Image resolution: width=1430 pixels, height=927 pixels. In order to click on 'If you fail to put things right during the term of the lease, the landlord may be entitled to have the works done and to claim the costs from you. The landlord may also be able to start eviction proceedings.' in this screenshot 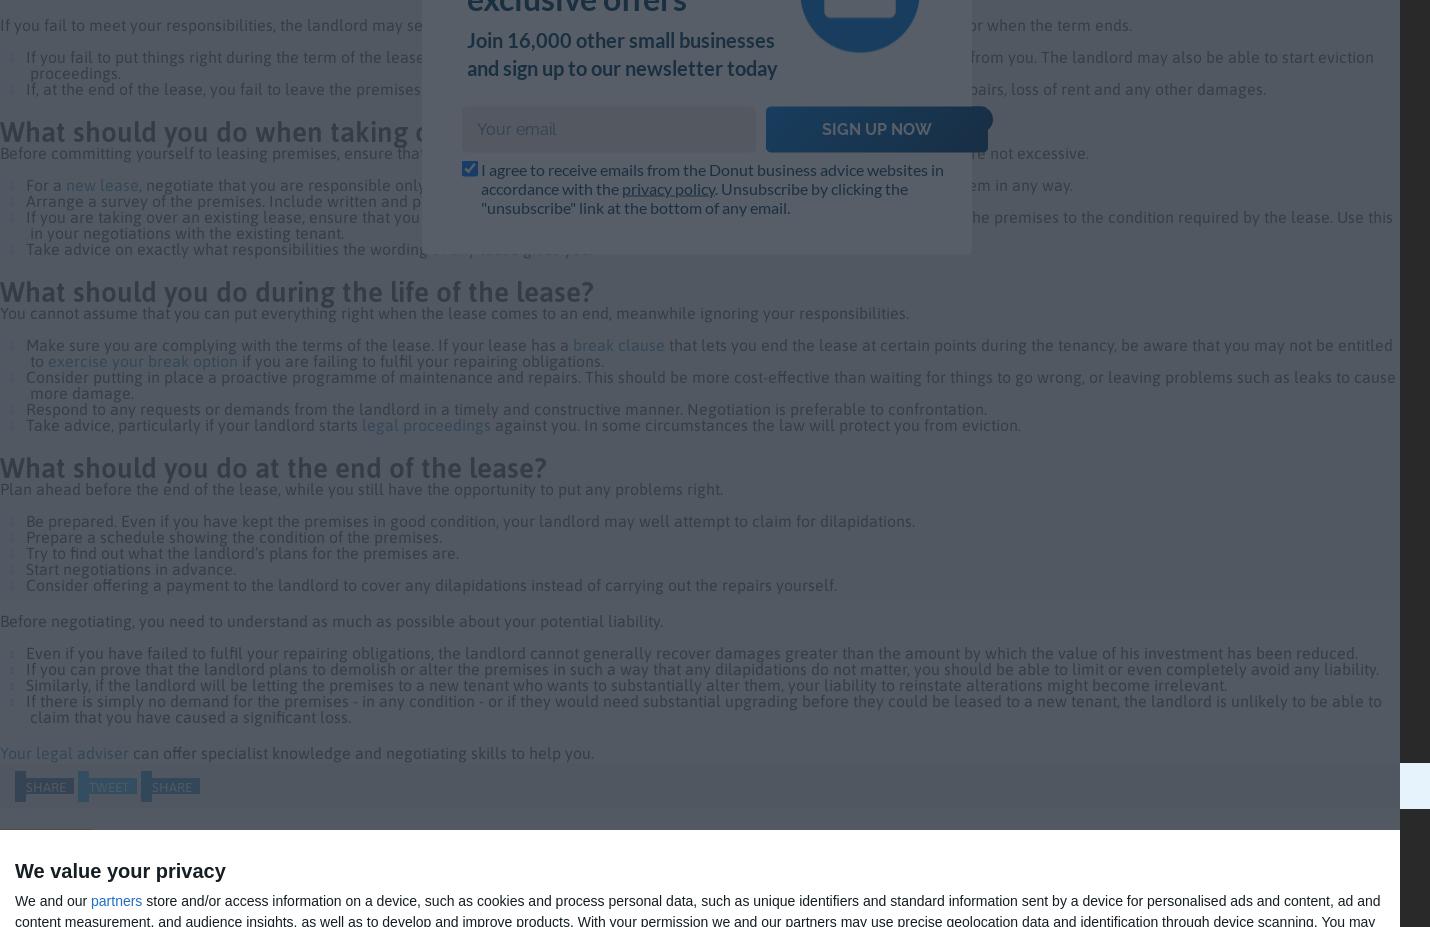, I will do `click(698, 63)`.